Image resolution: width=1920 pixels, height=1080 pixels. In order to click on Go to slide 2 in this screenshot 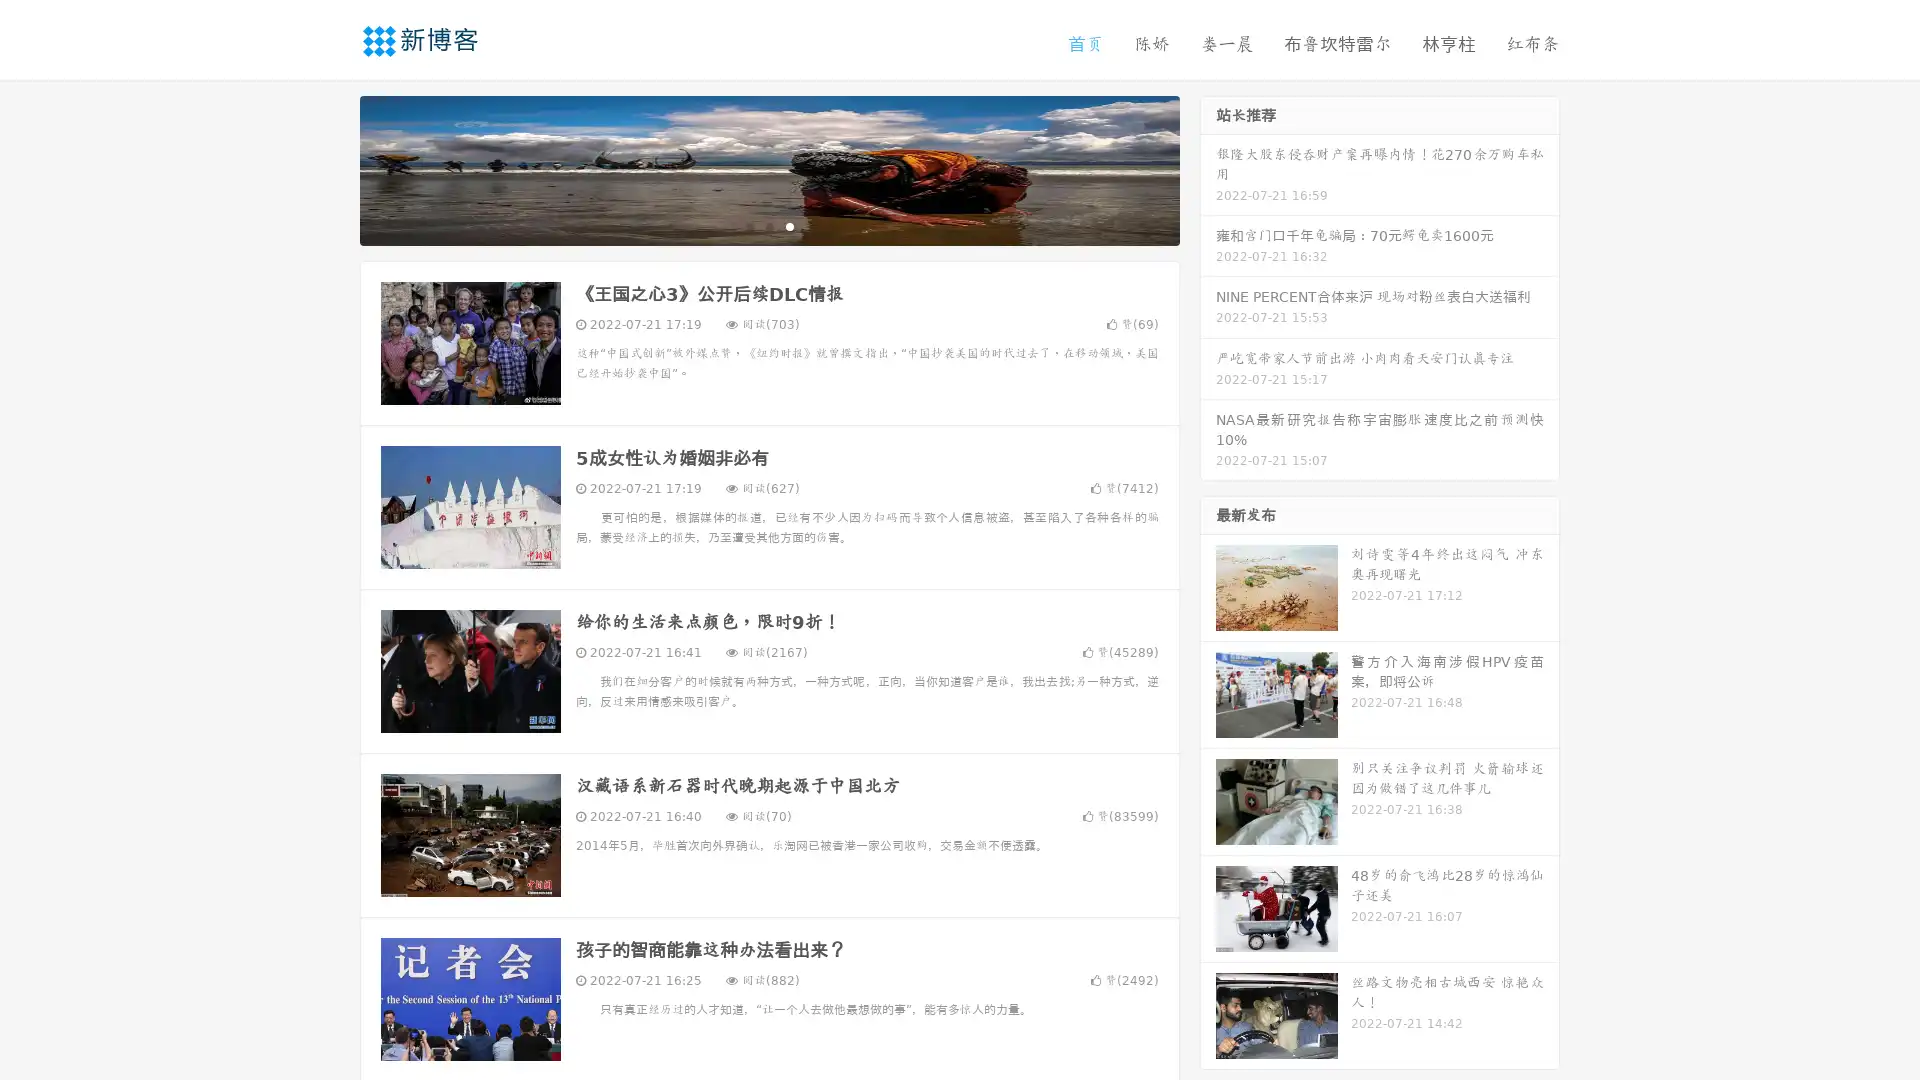, I will do `click(768, 225)`.